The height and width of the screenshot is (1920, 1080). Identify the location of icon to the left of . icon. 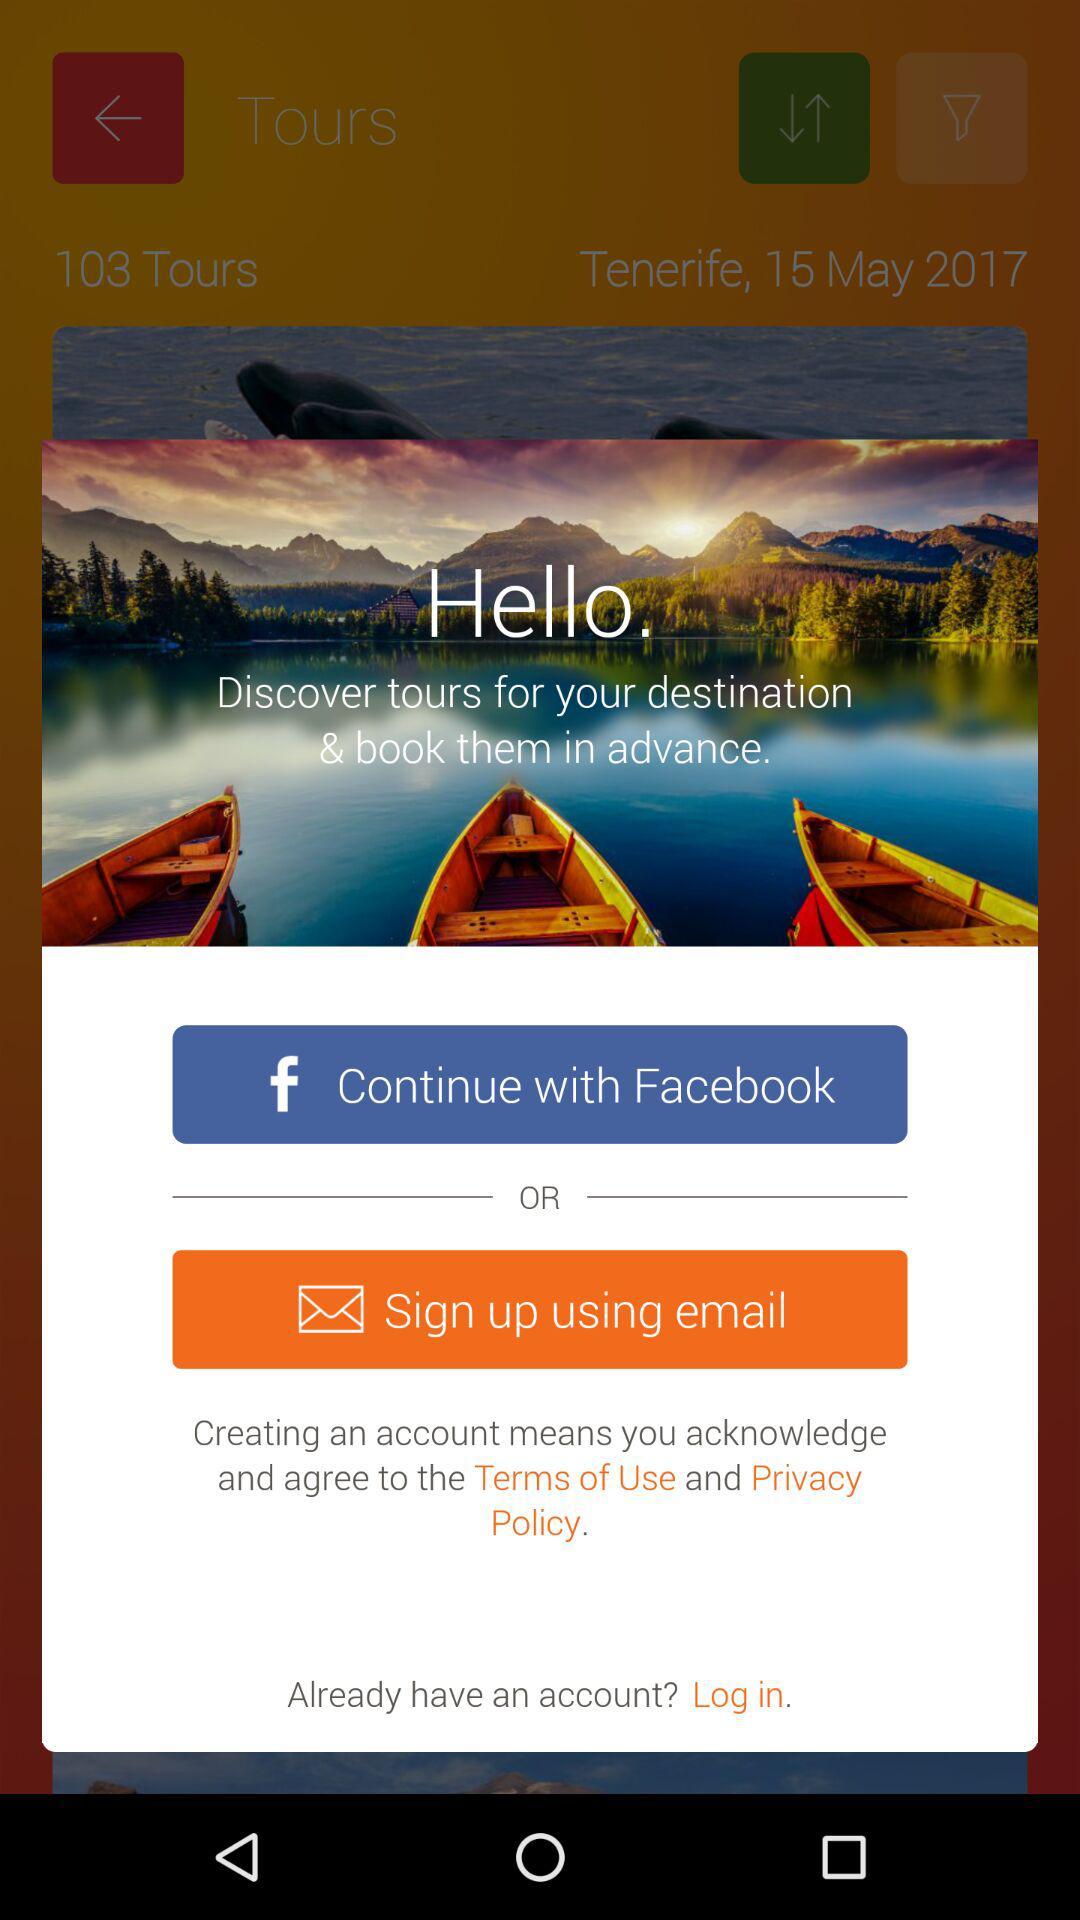
(738, 1692).